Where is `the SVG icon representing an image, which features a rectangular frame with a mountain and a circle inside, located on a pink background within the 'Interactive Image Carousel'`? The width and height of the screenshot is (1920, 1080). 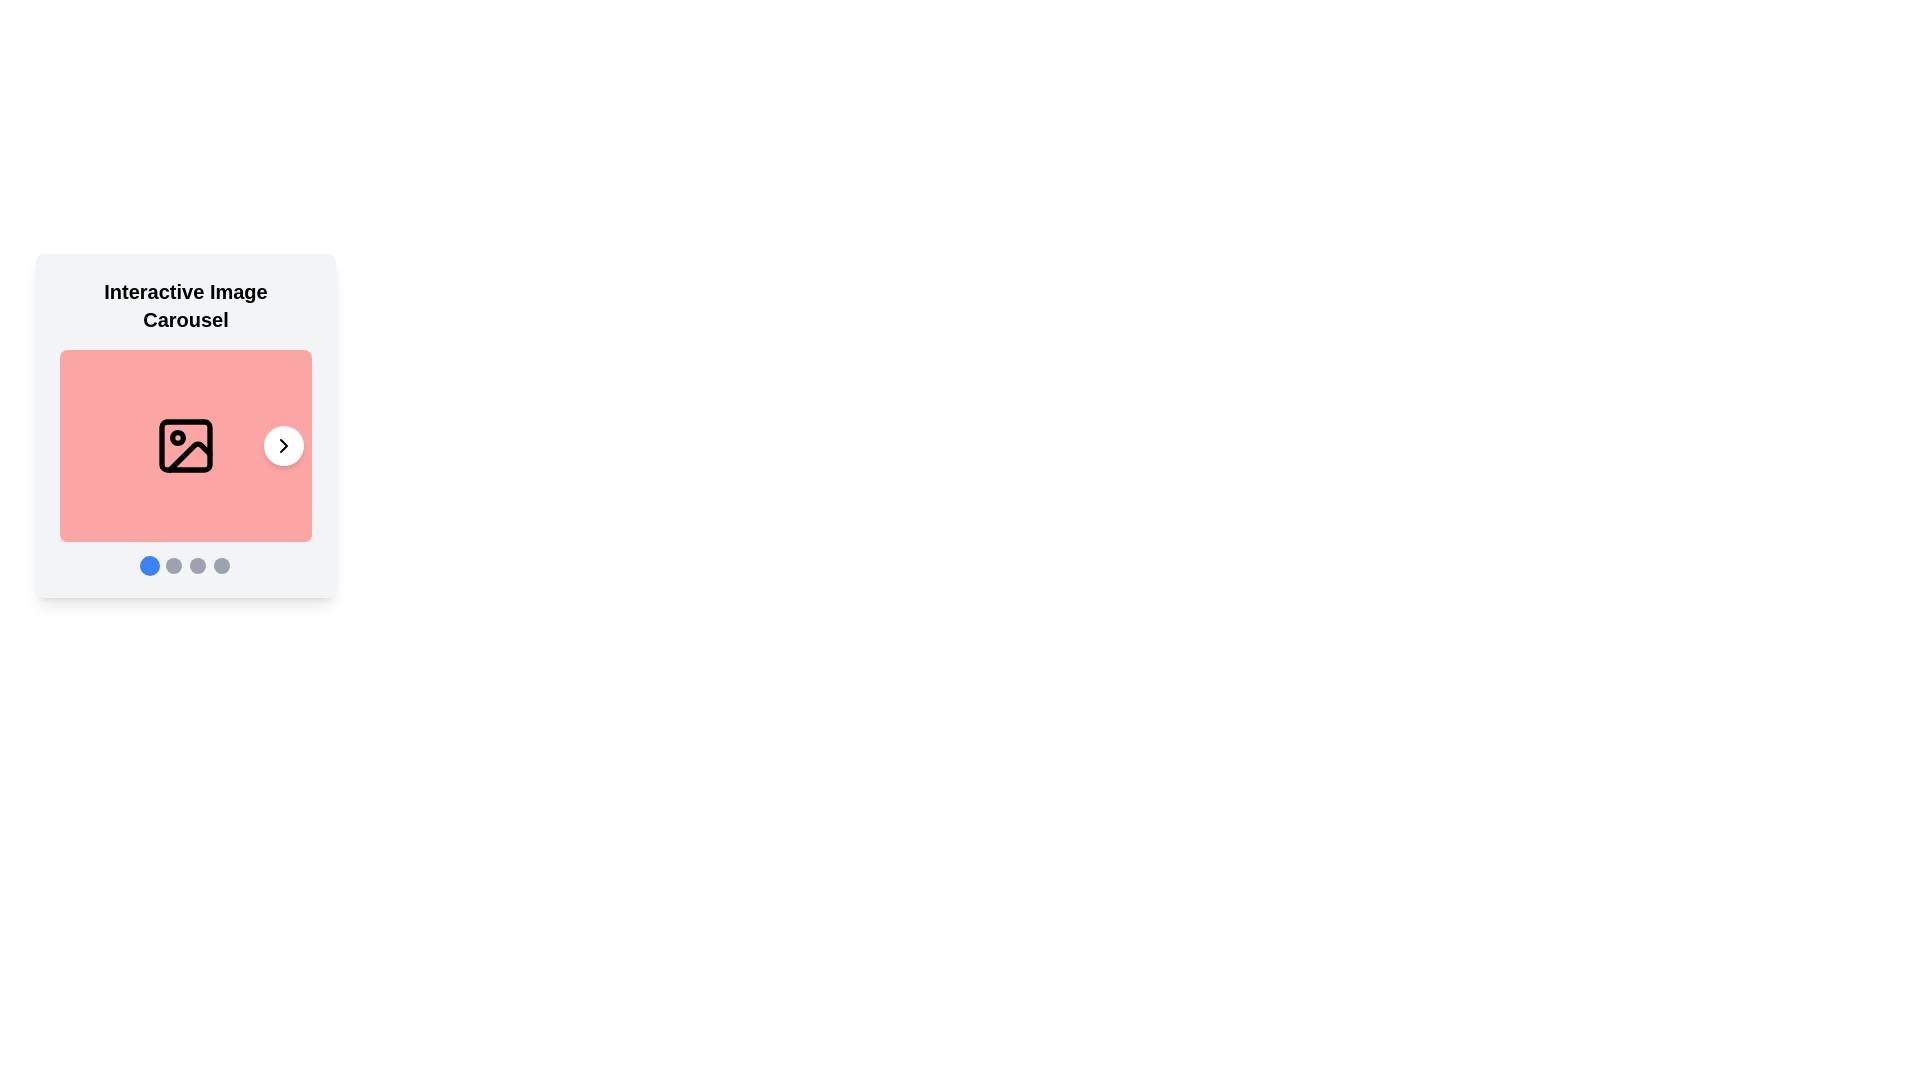 the SVG icon representing an image, which features a rectangular frame with a mountain and a circle inside, located on a pink background within the 'Interactive Image Carousel' is located at coordinates (186, 445).